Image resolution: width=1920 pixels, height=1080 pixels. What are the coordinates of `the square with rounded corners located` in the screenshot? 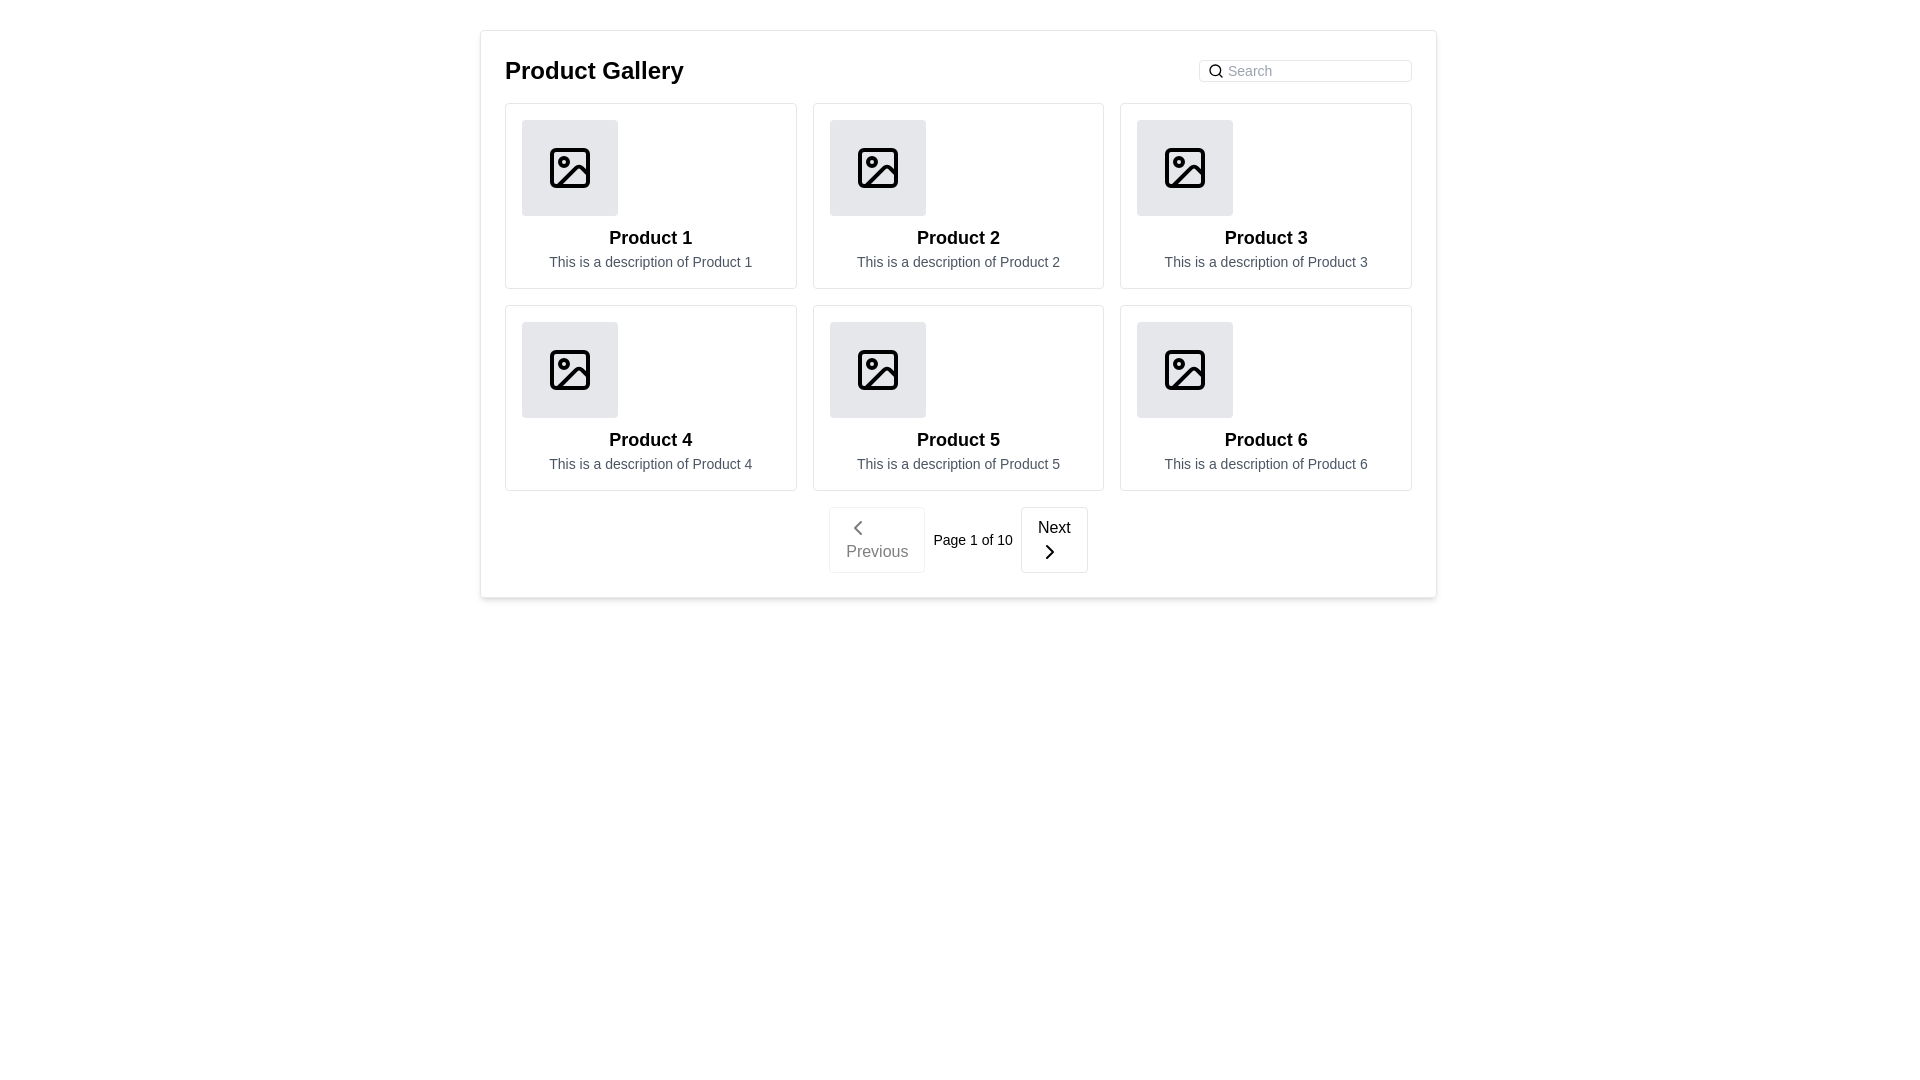 It's located at (1185, 167).